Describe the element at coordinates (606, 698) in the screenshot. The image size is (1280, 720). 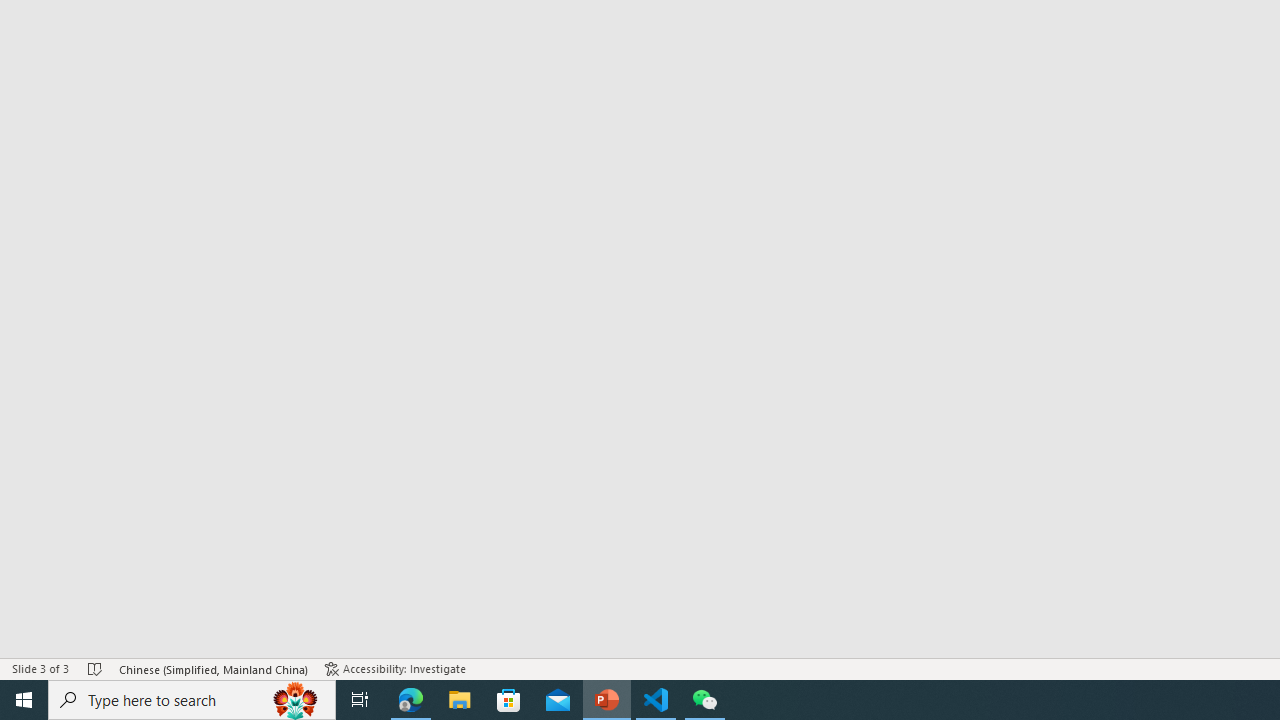
I see `'PowerPoint - 1 running window'` at that location.